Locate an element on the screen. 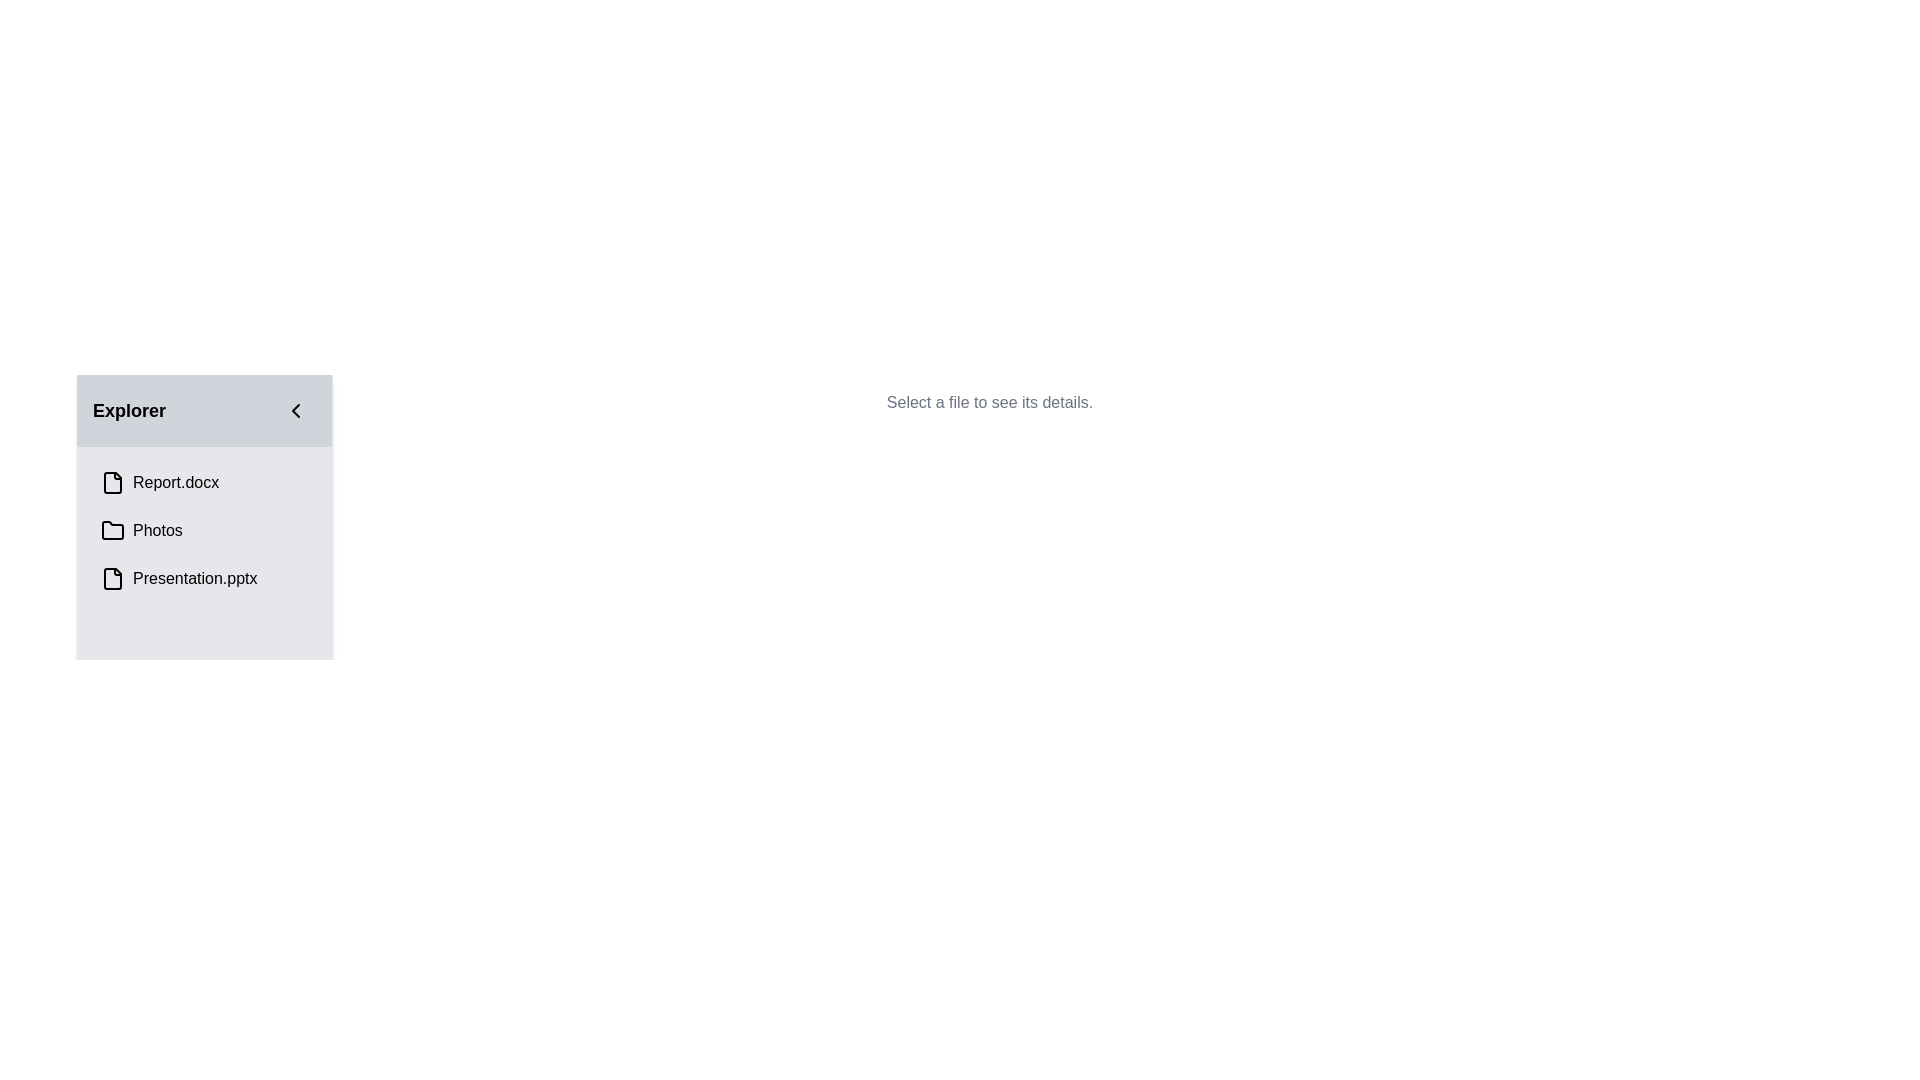  the 'Photos' folder icon, which is the second icon in the 'Explorer' panel, located between 'Report.docx' and 'Presentation.pptx' is located at coordinates (112, 529).